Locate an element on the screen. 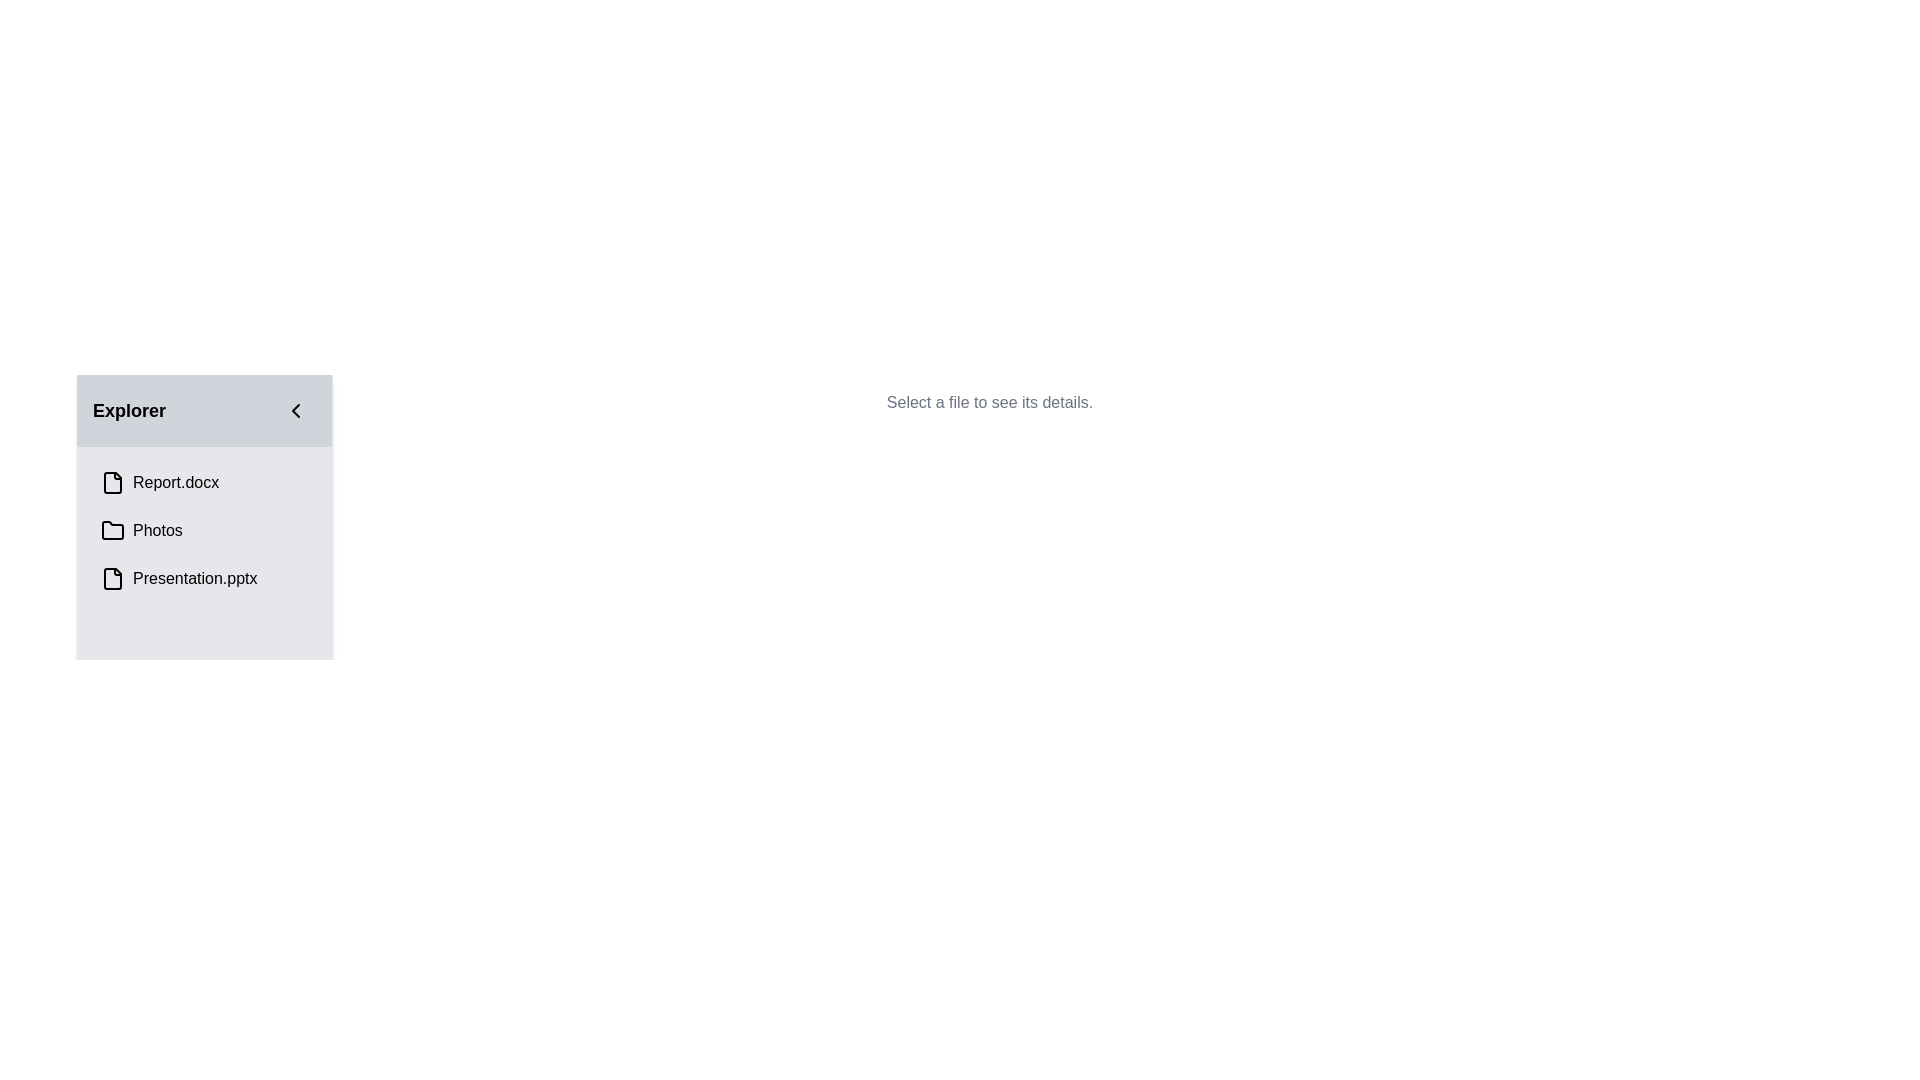  the 'Photos' folder icon, which is the second icon in the 'Explorer' panel, located between 'Report.docx' and 'Presentation.pptx' is located at coordinates (112, 529).